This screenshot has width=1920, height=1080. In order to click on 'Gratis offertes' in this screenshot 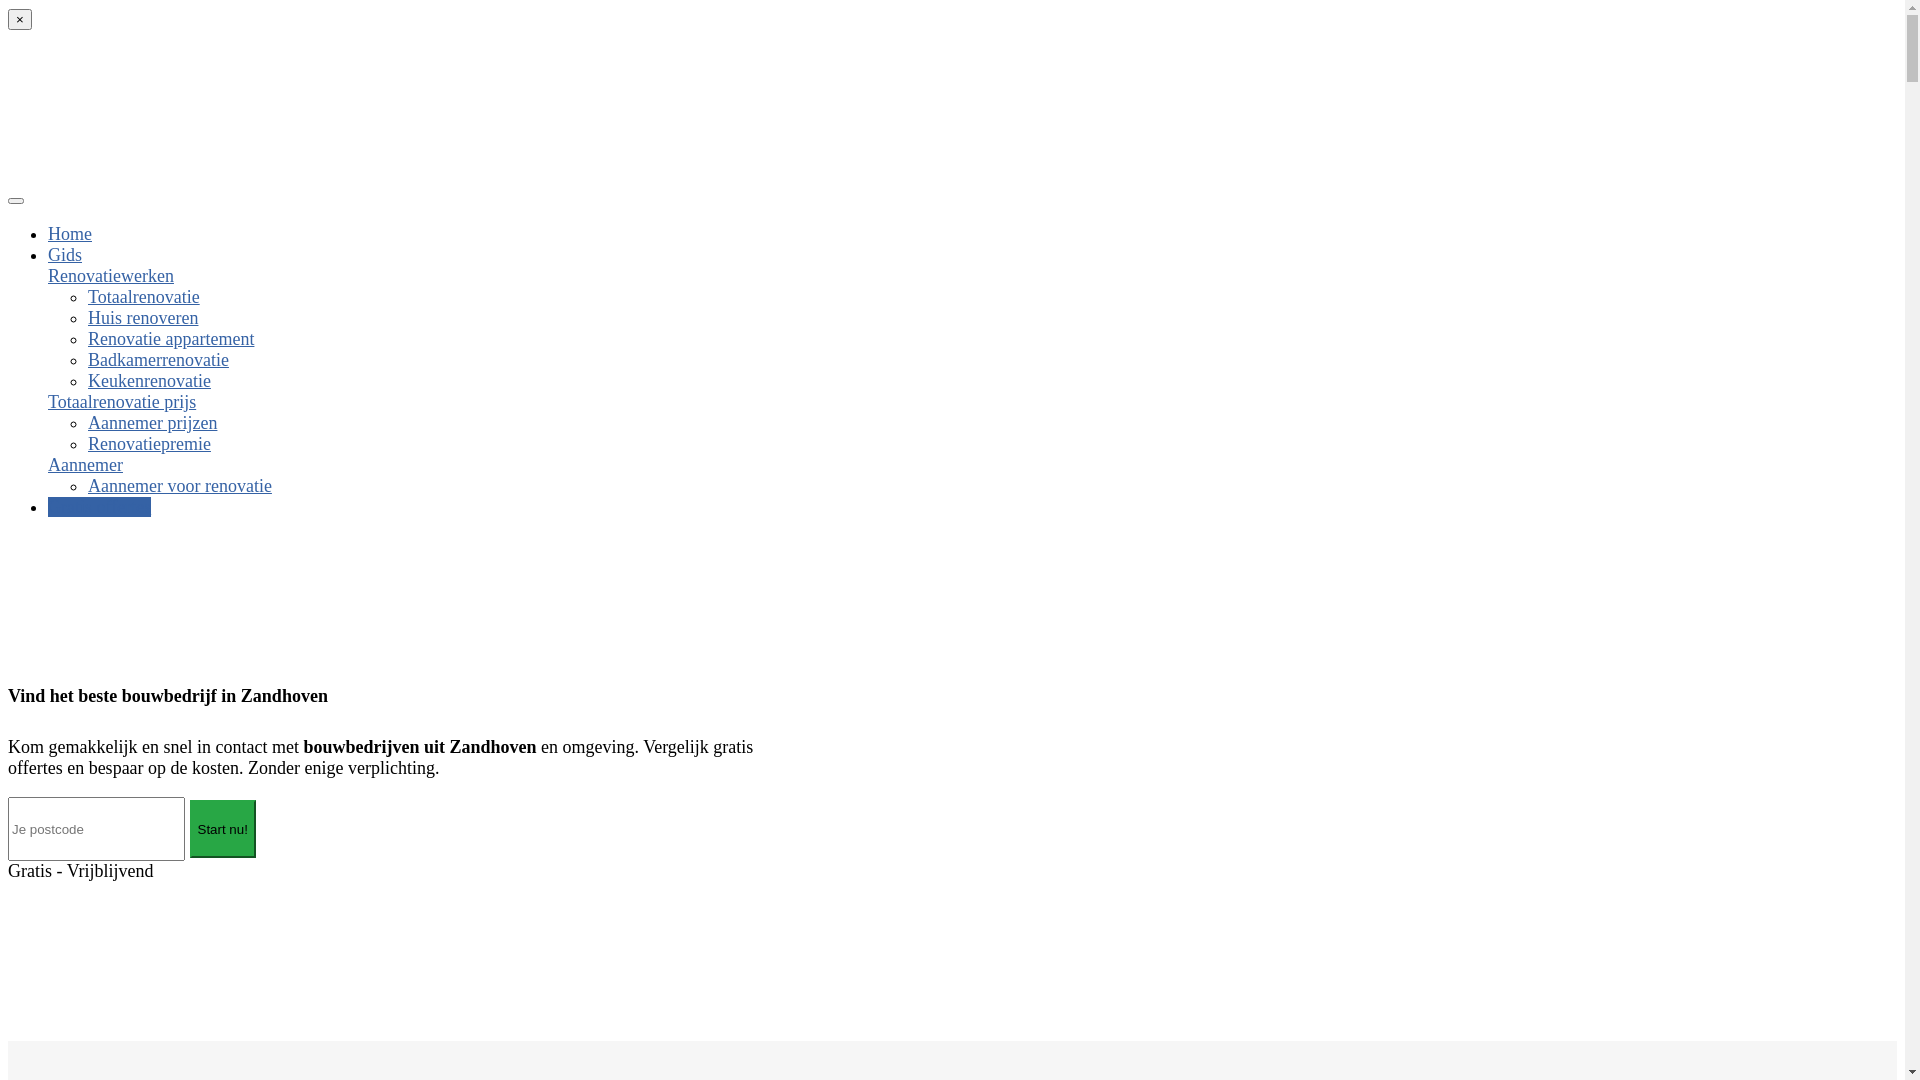, I will do `click(48, 505)`.